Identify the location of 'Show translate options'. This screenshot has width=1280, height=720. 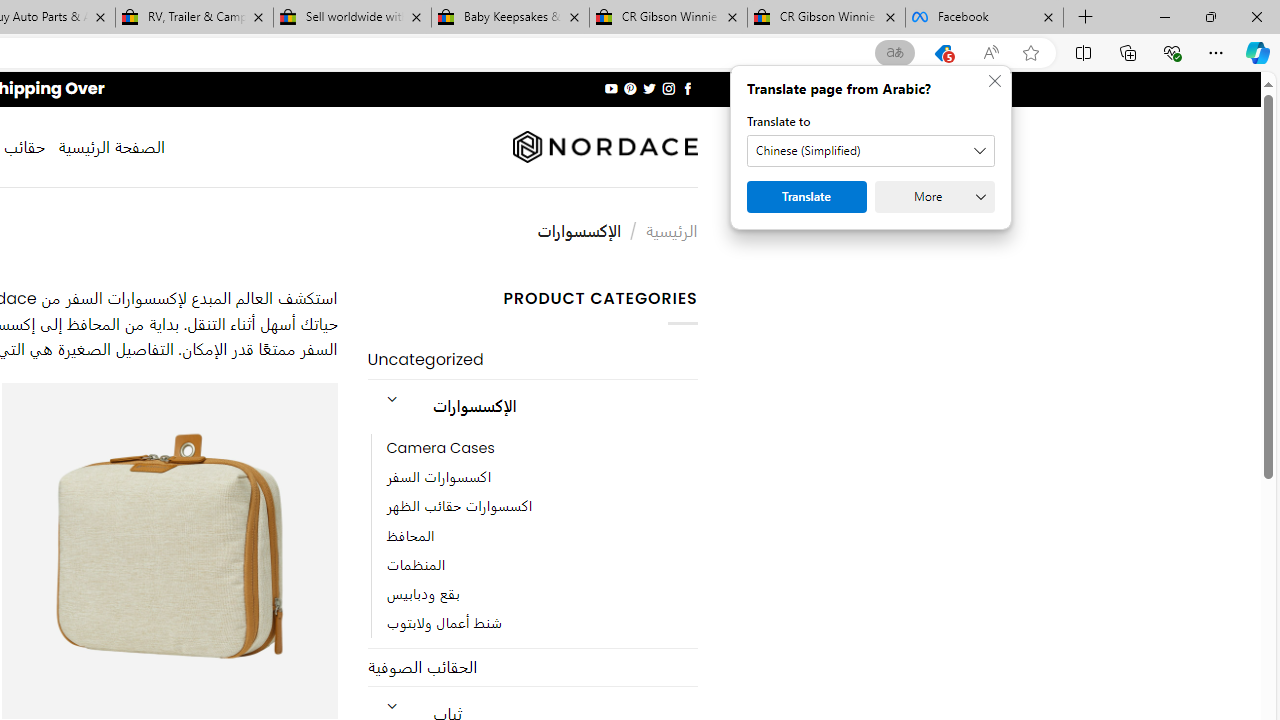
(894, 52).